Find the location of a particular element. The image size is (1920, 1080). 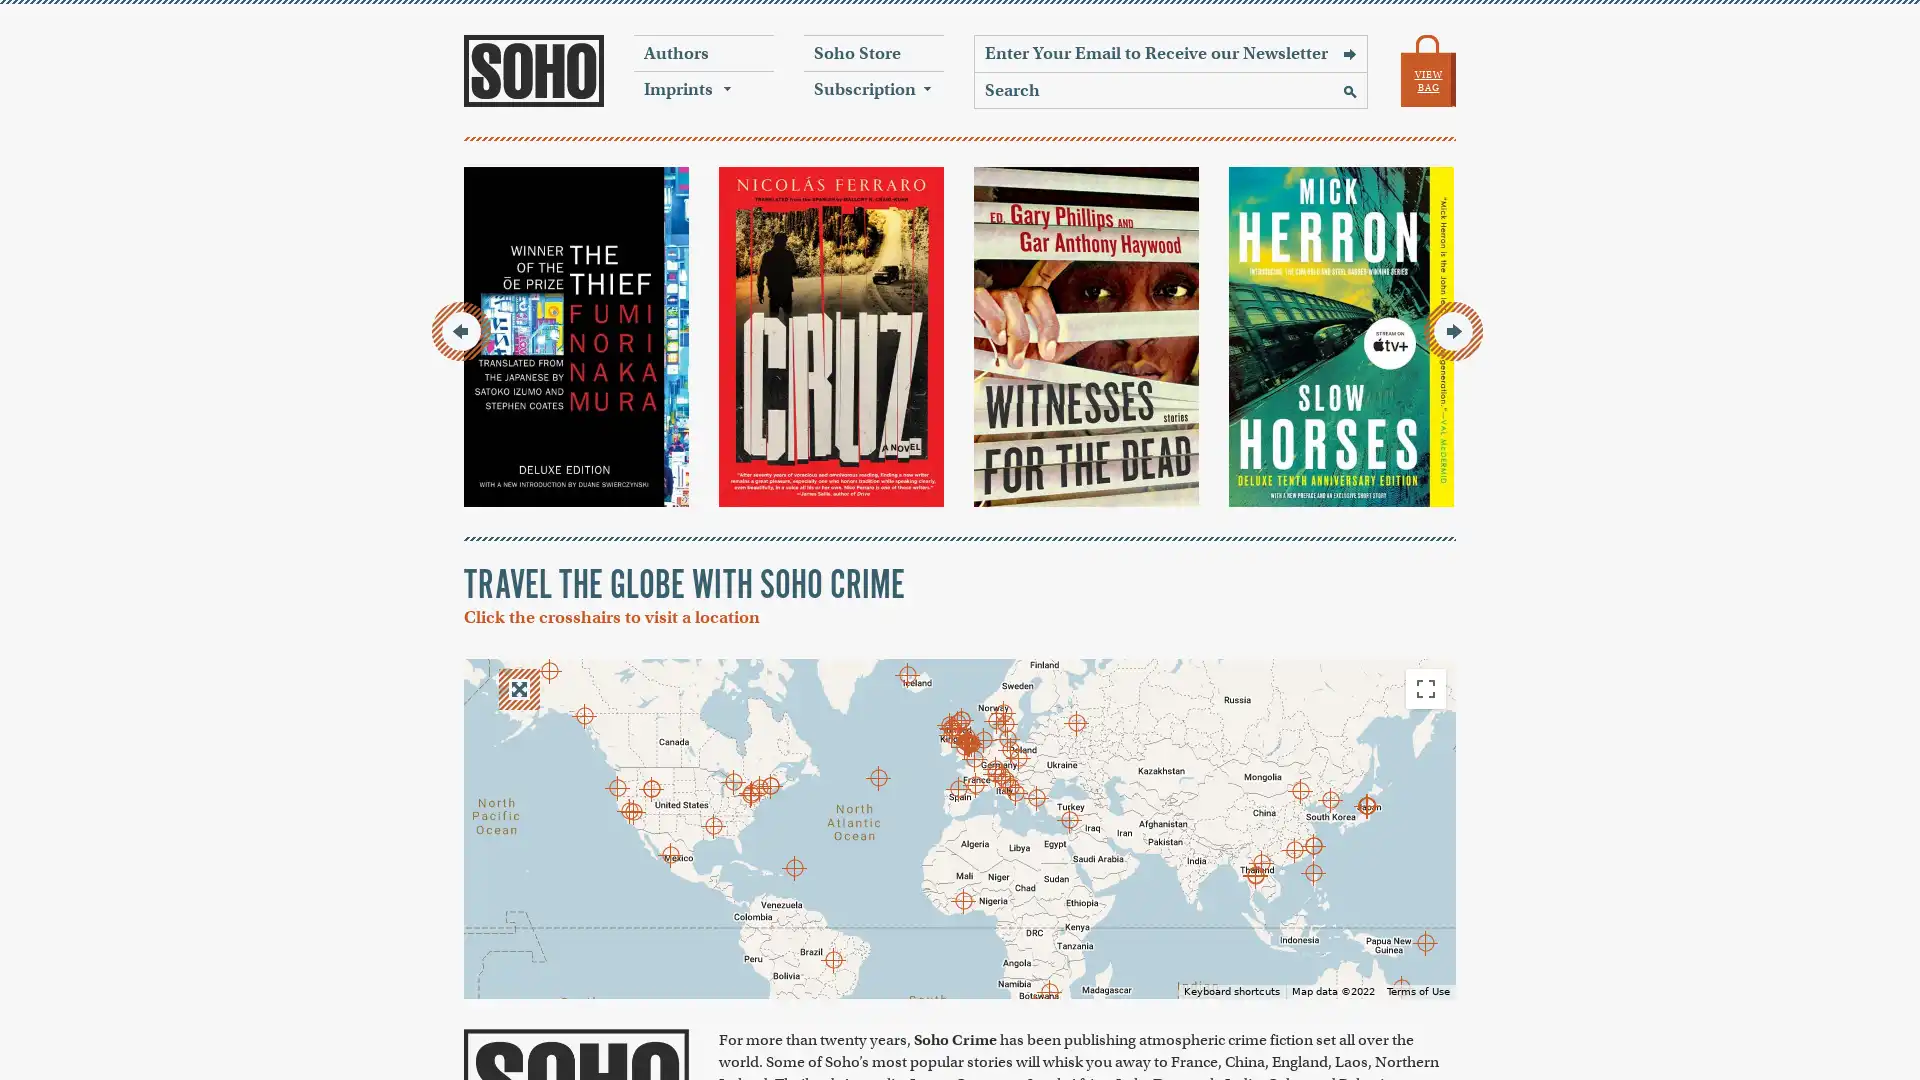

Zoom in is located at coordinates (1424, 913).